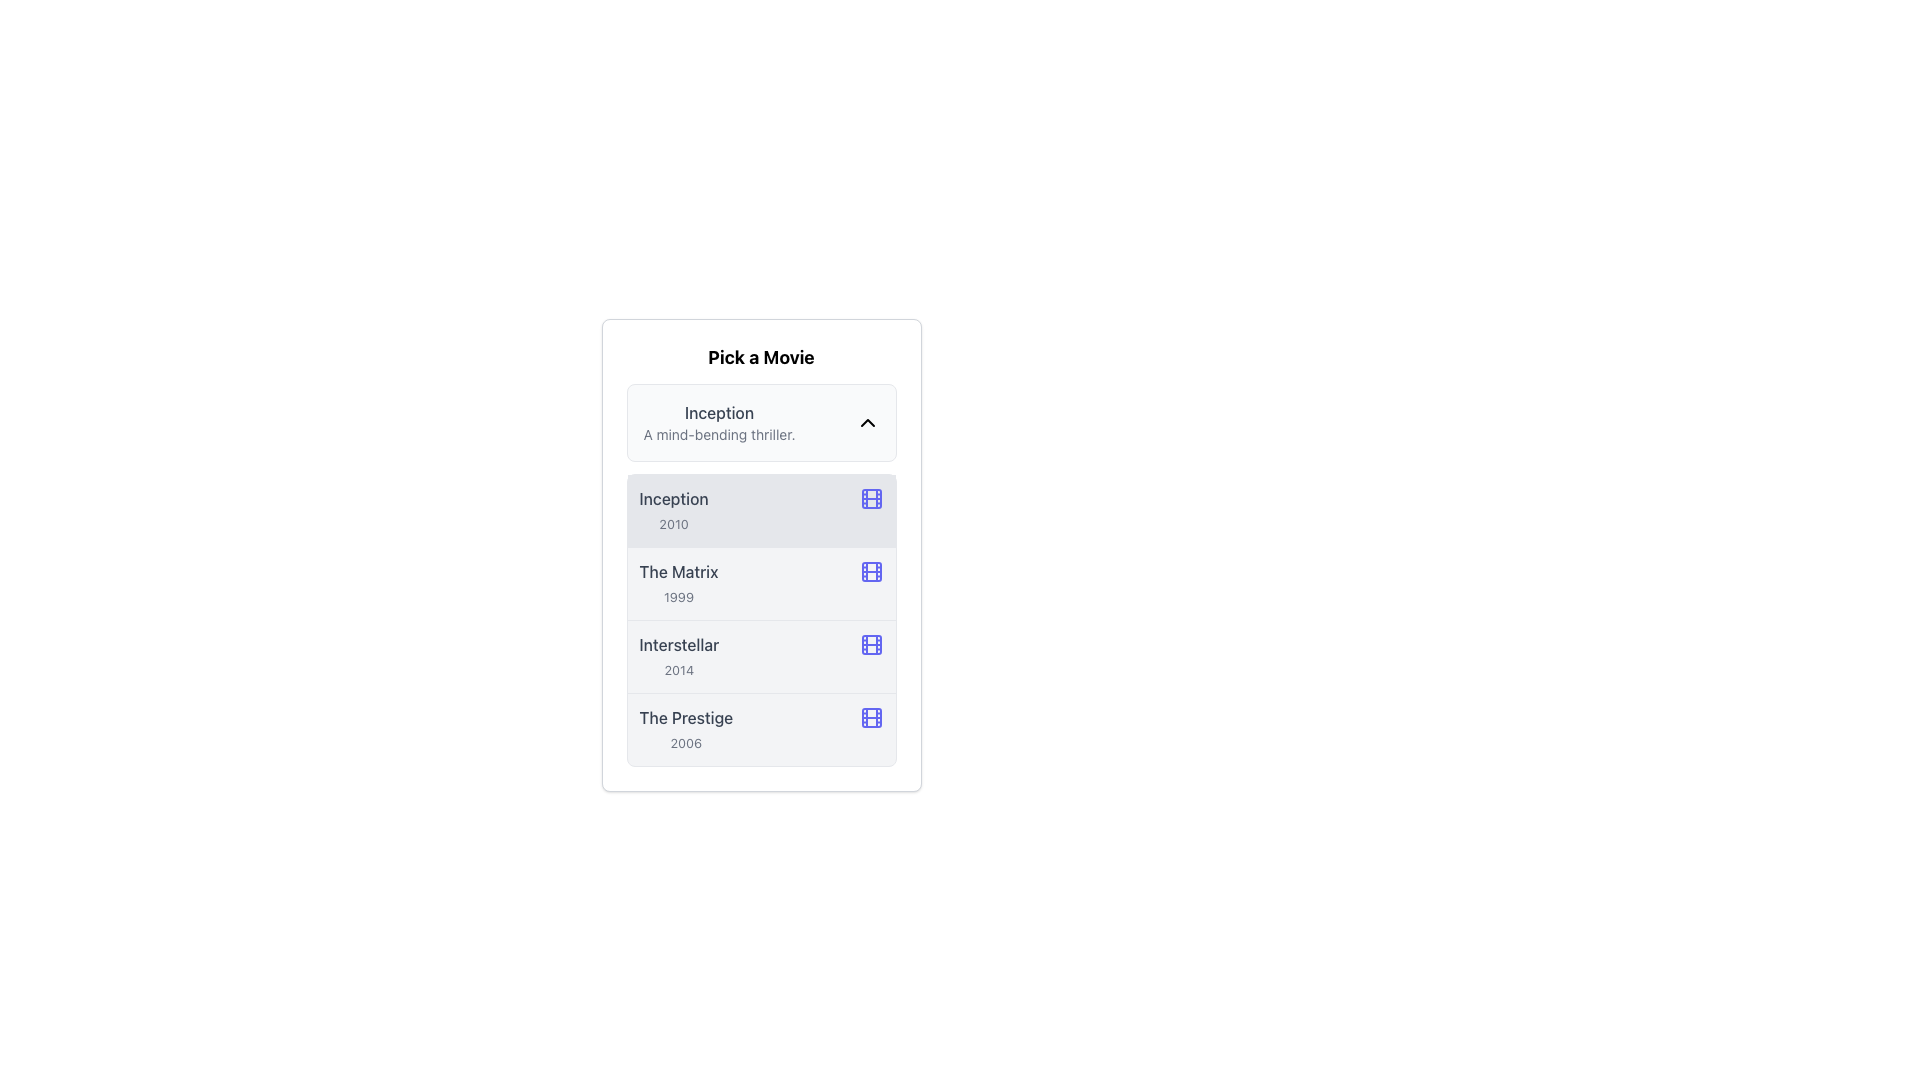 This screenshot has width=1920, height=1080. What do you see at coordinates (686, 743) in the screenshot?
I see `the text label displaying the release year '2006' for the movie 'The Prestige', which is located below the main title and aligned with other date labels` at bounding box center [686, 743].